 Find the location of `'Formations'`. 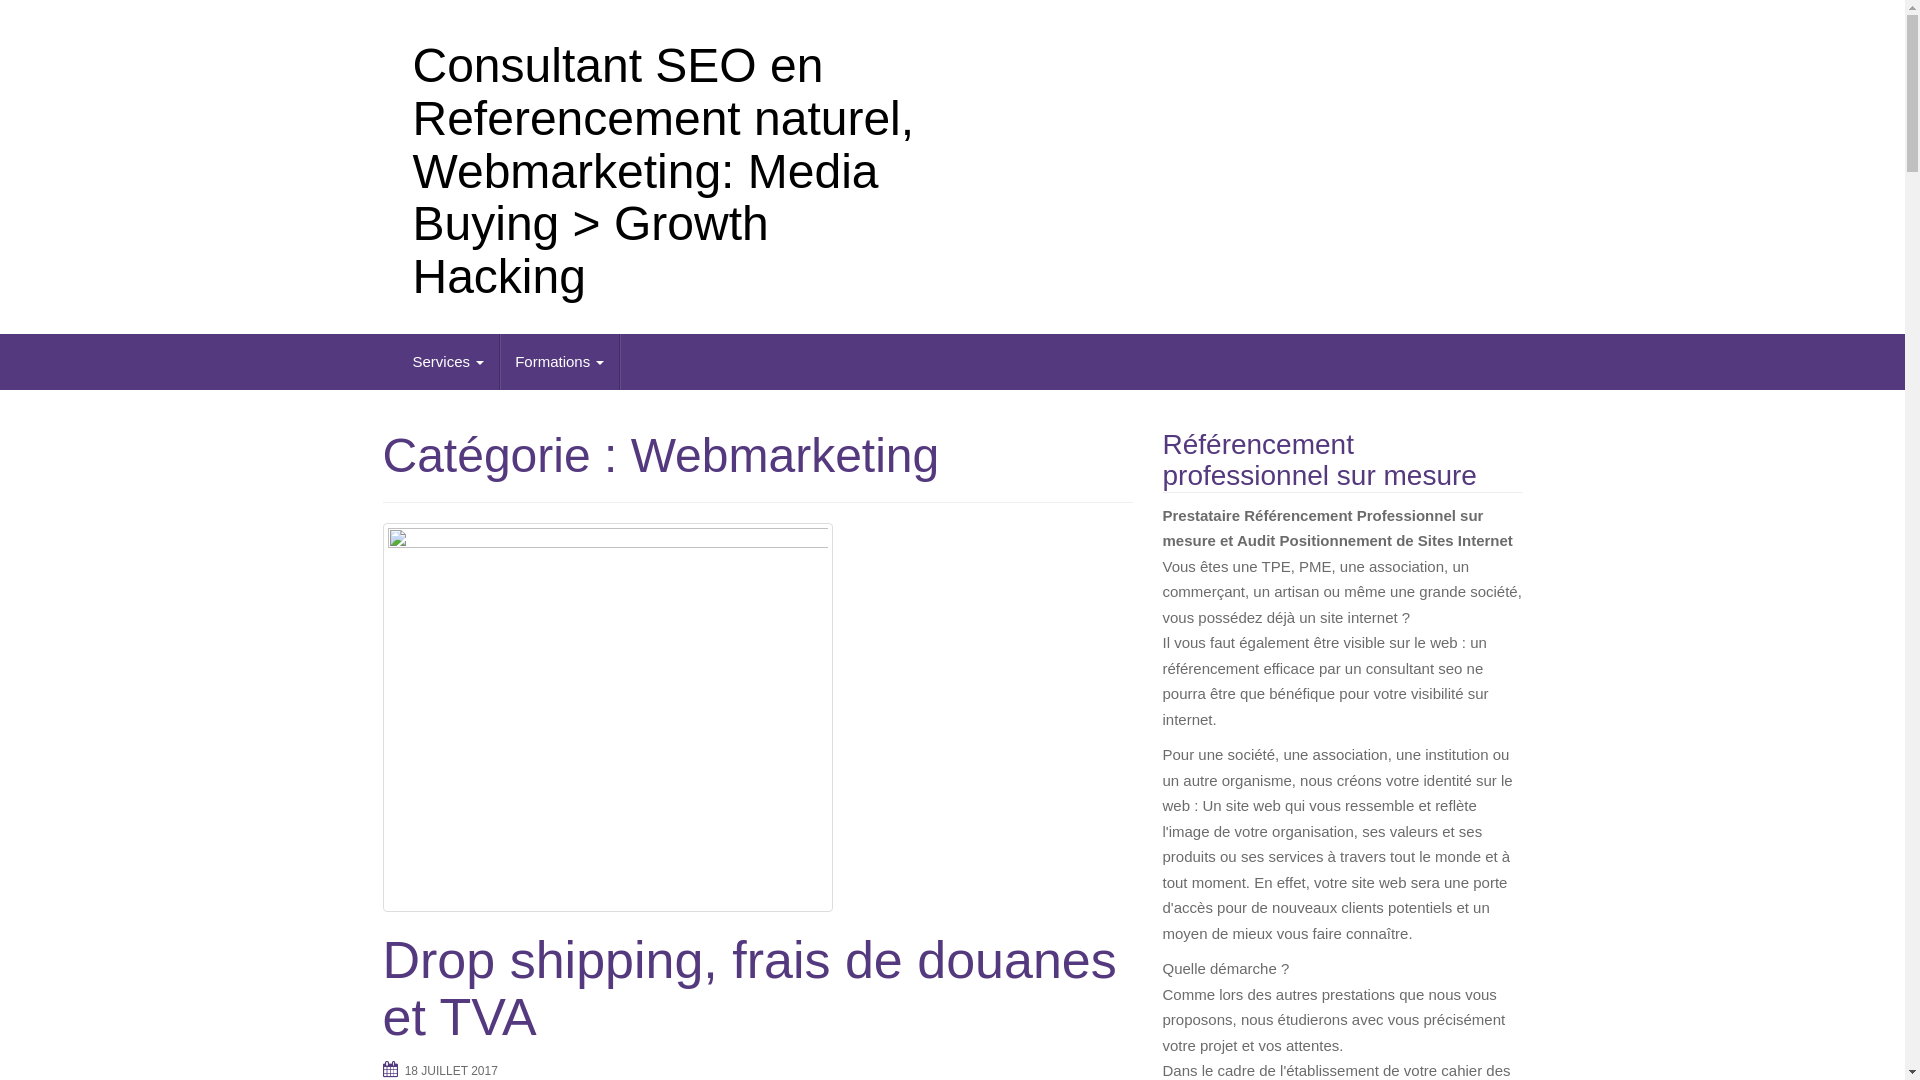

'Formations' is located at coordinates (560, 362).